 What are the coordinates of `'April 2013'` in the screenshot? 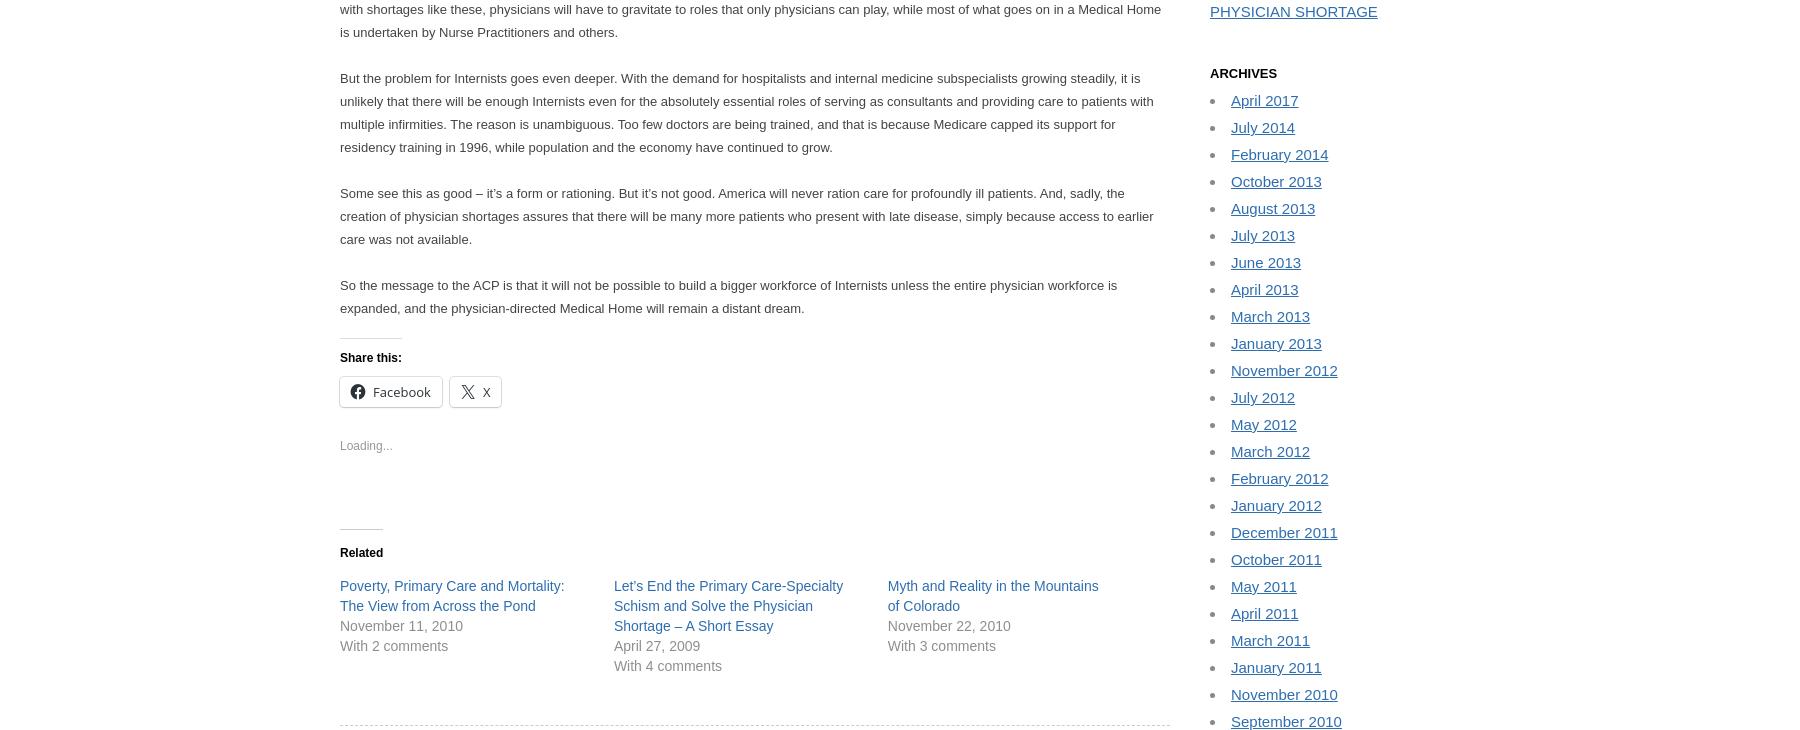 It's located at (1264, 289).